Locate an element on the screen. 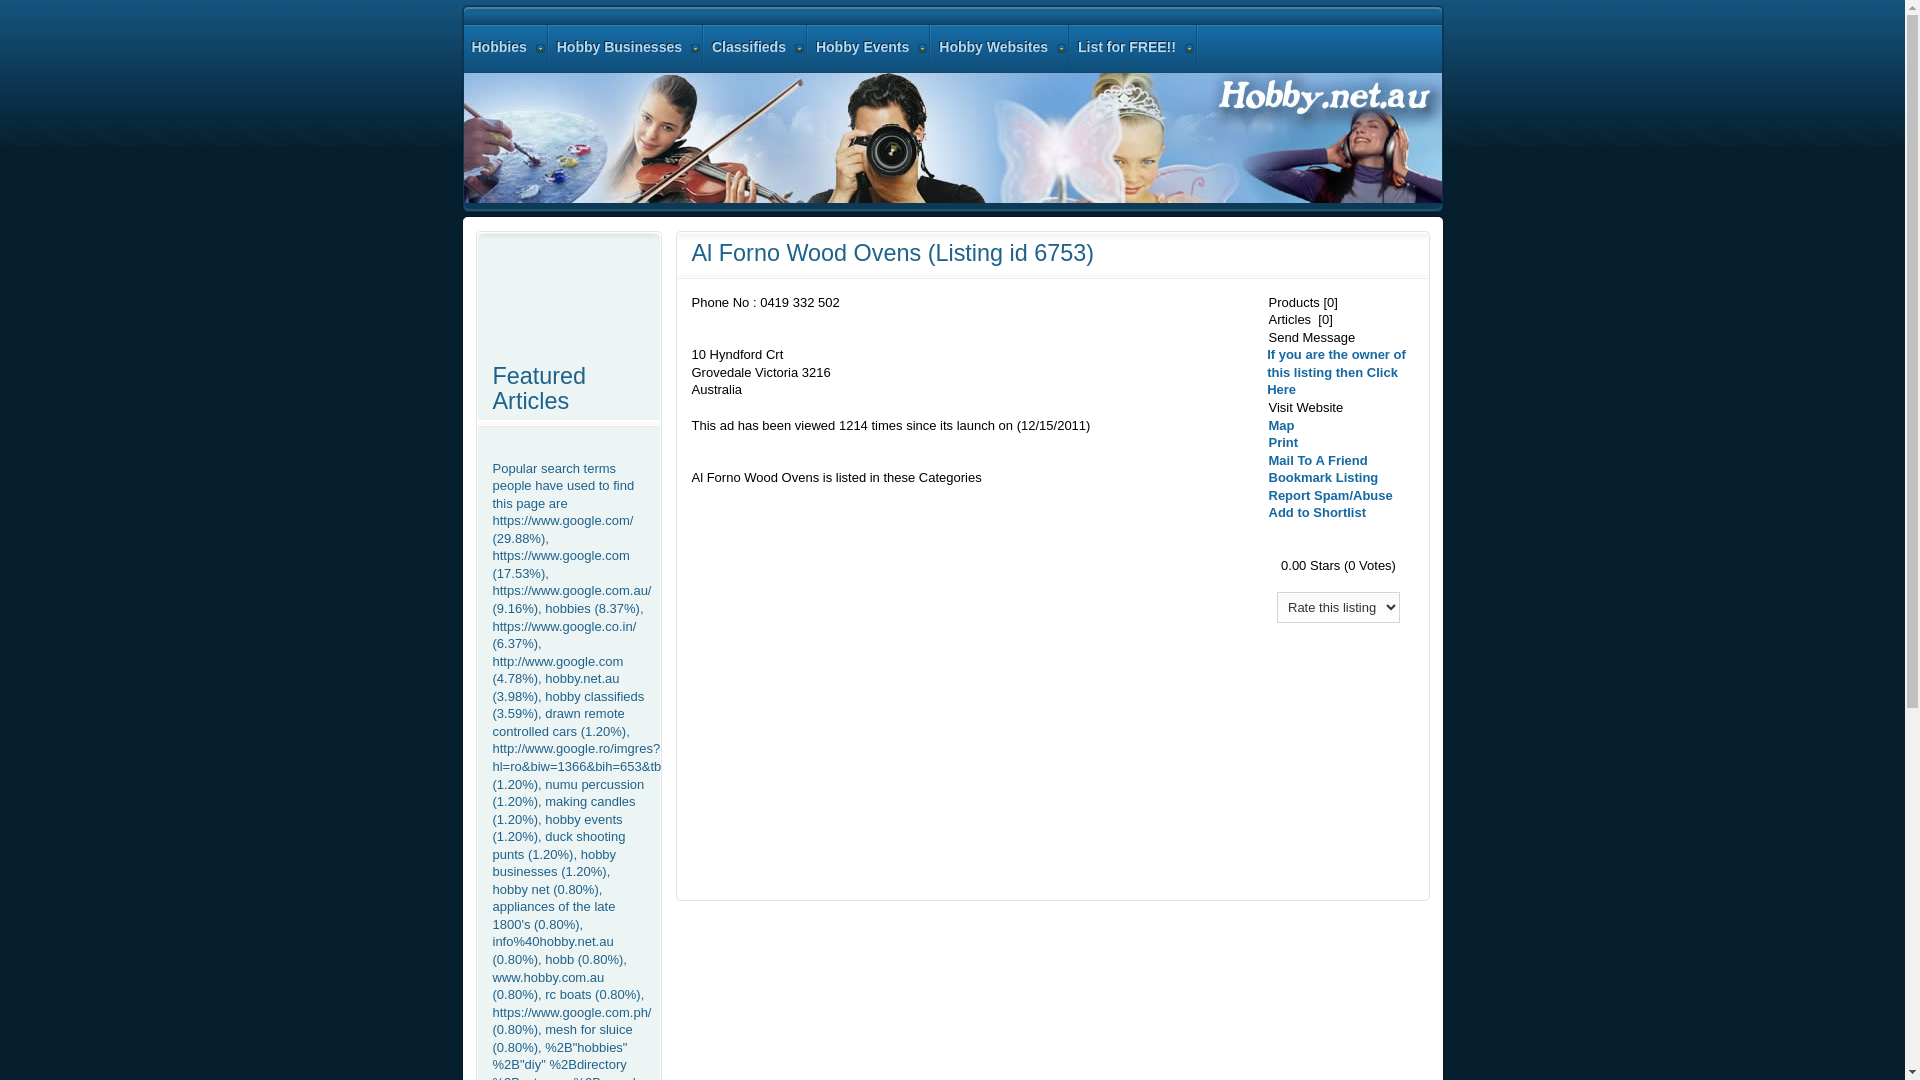  'Map' is located at coordinates (1281, 424).